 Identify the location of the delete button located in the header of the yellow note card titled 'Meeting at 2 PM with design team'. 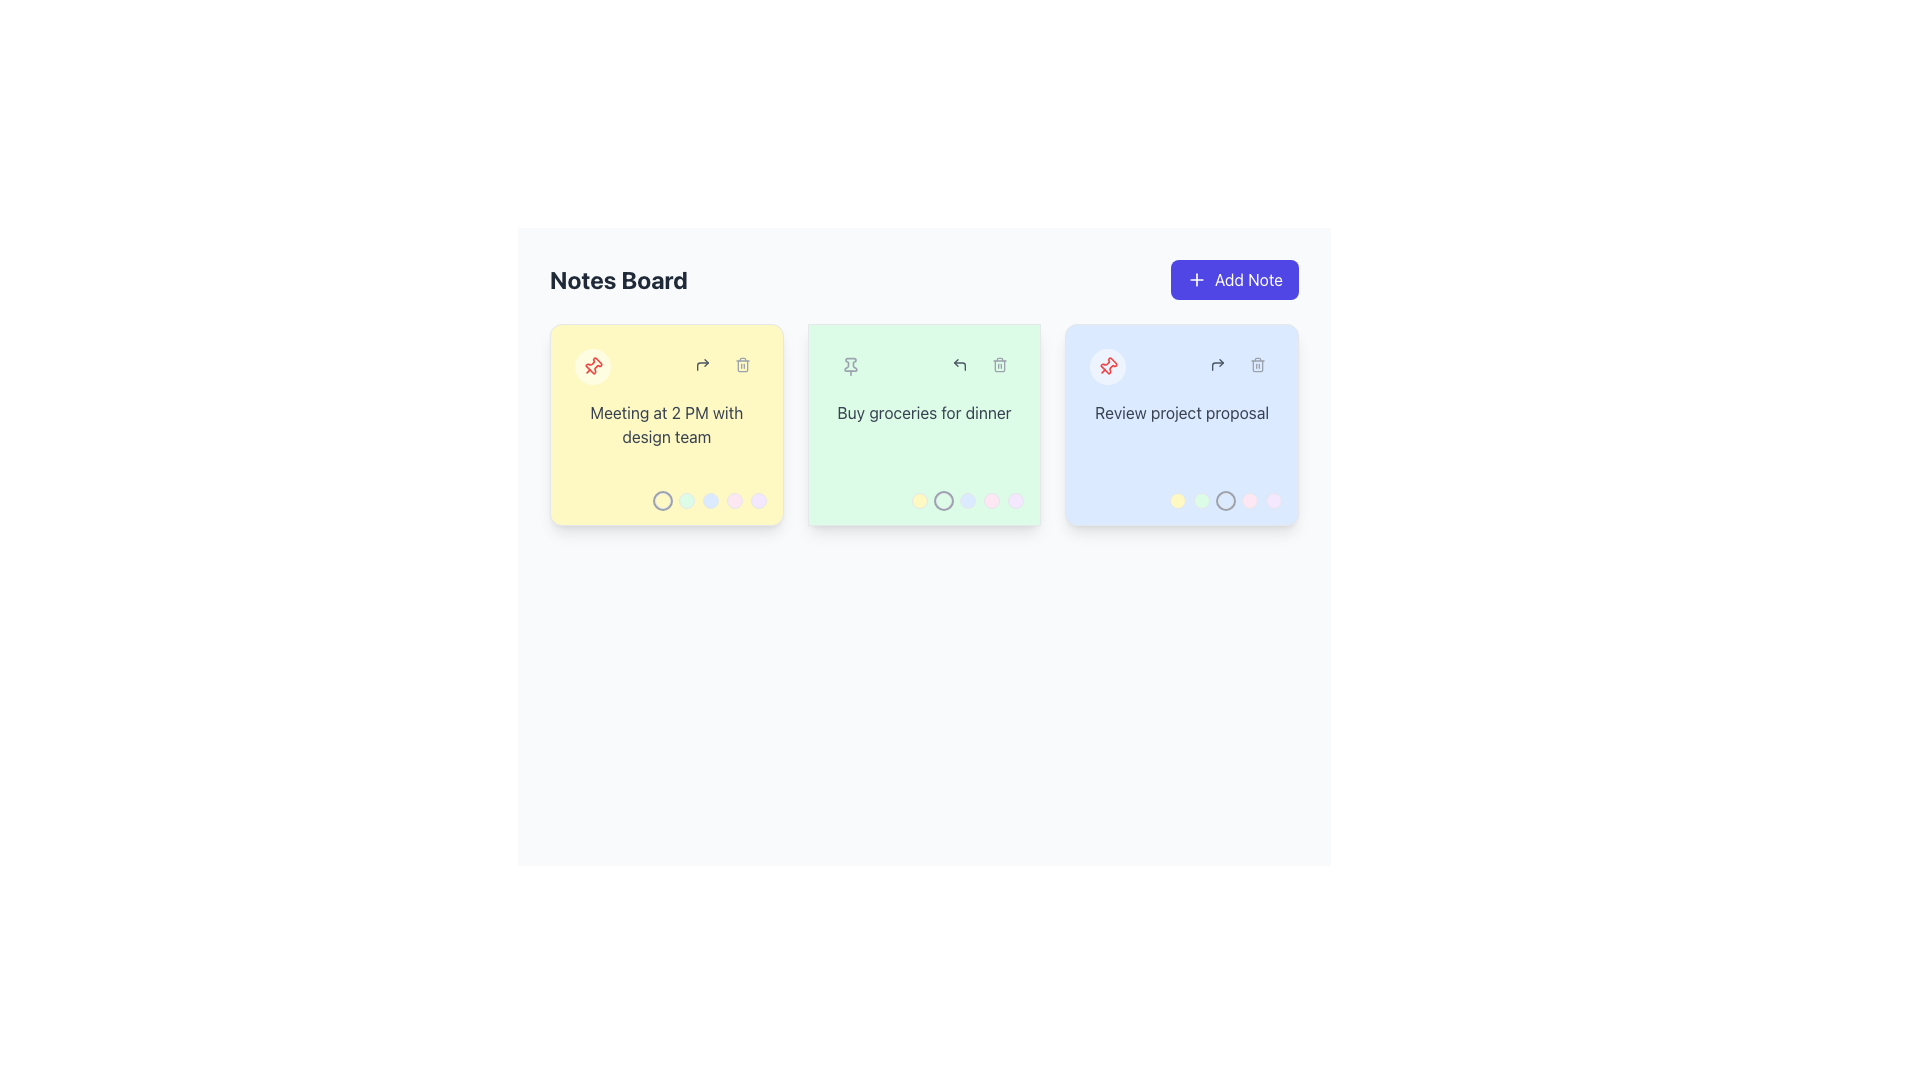
(741, 365).